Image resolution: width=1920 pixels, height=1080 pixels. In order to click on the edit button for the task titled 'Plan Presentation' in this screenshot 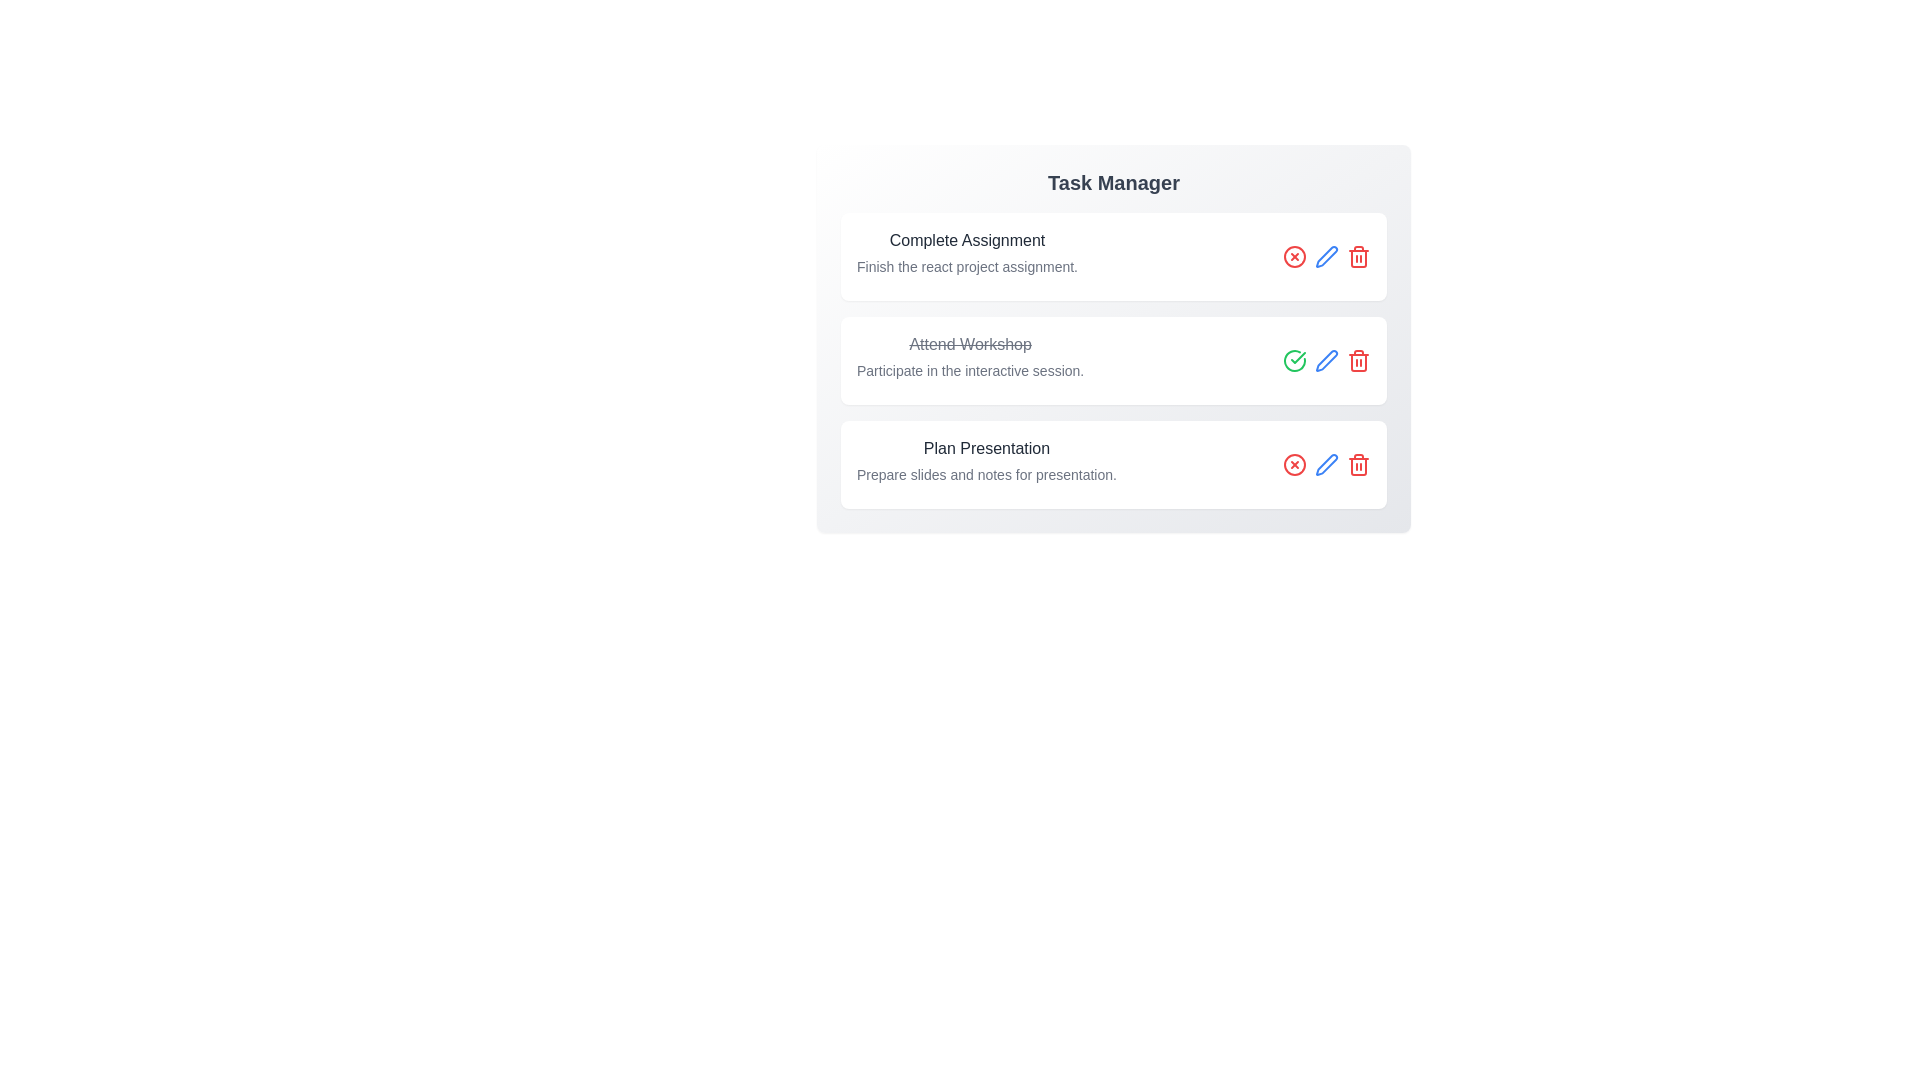, I will do `click(1326, 465)`.